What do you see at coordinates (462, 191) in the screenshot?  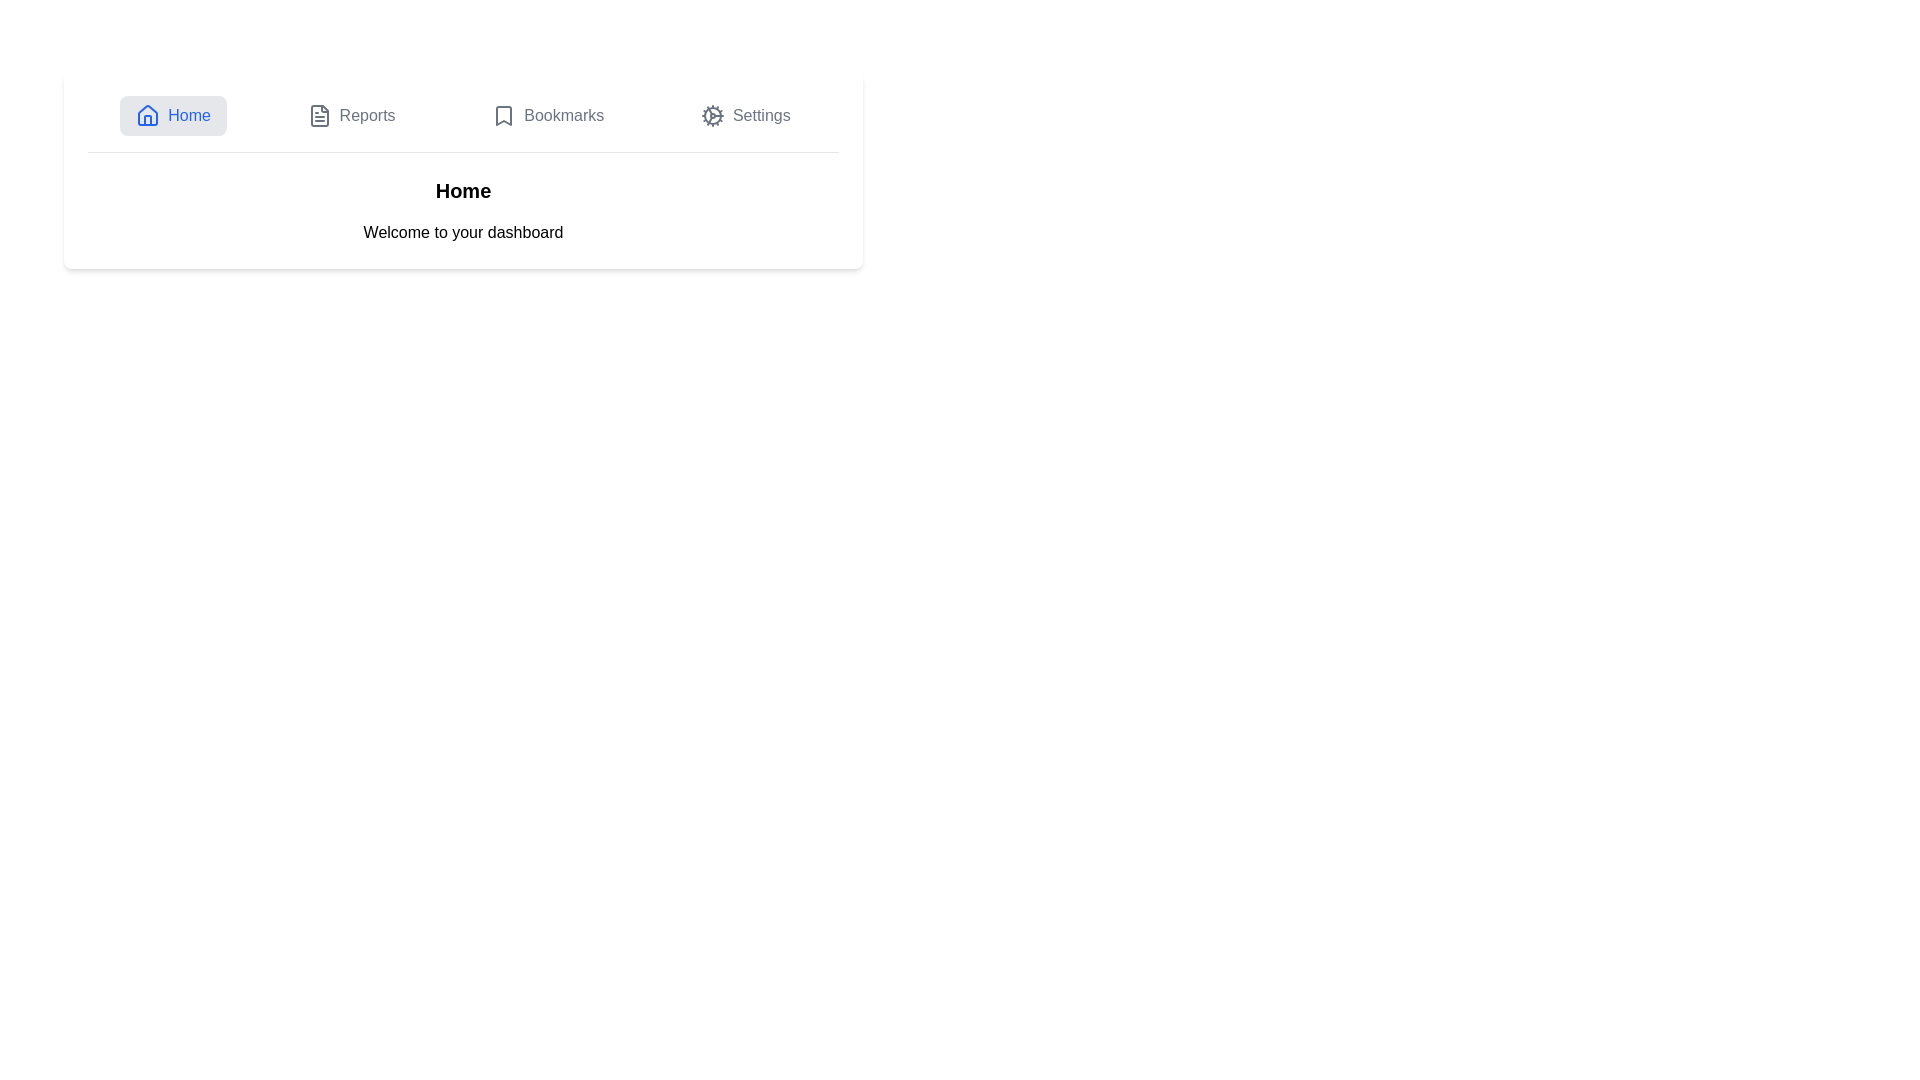 I see `heading text element that serves as the title for the main section of the interface, indicating the current view as 'Home'` at bounding box center [462, 191].